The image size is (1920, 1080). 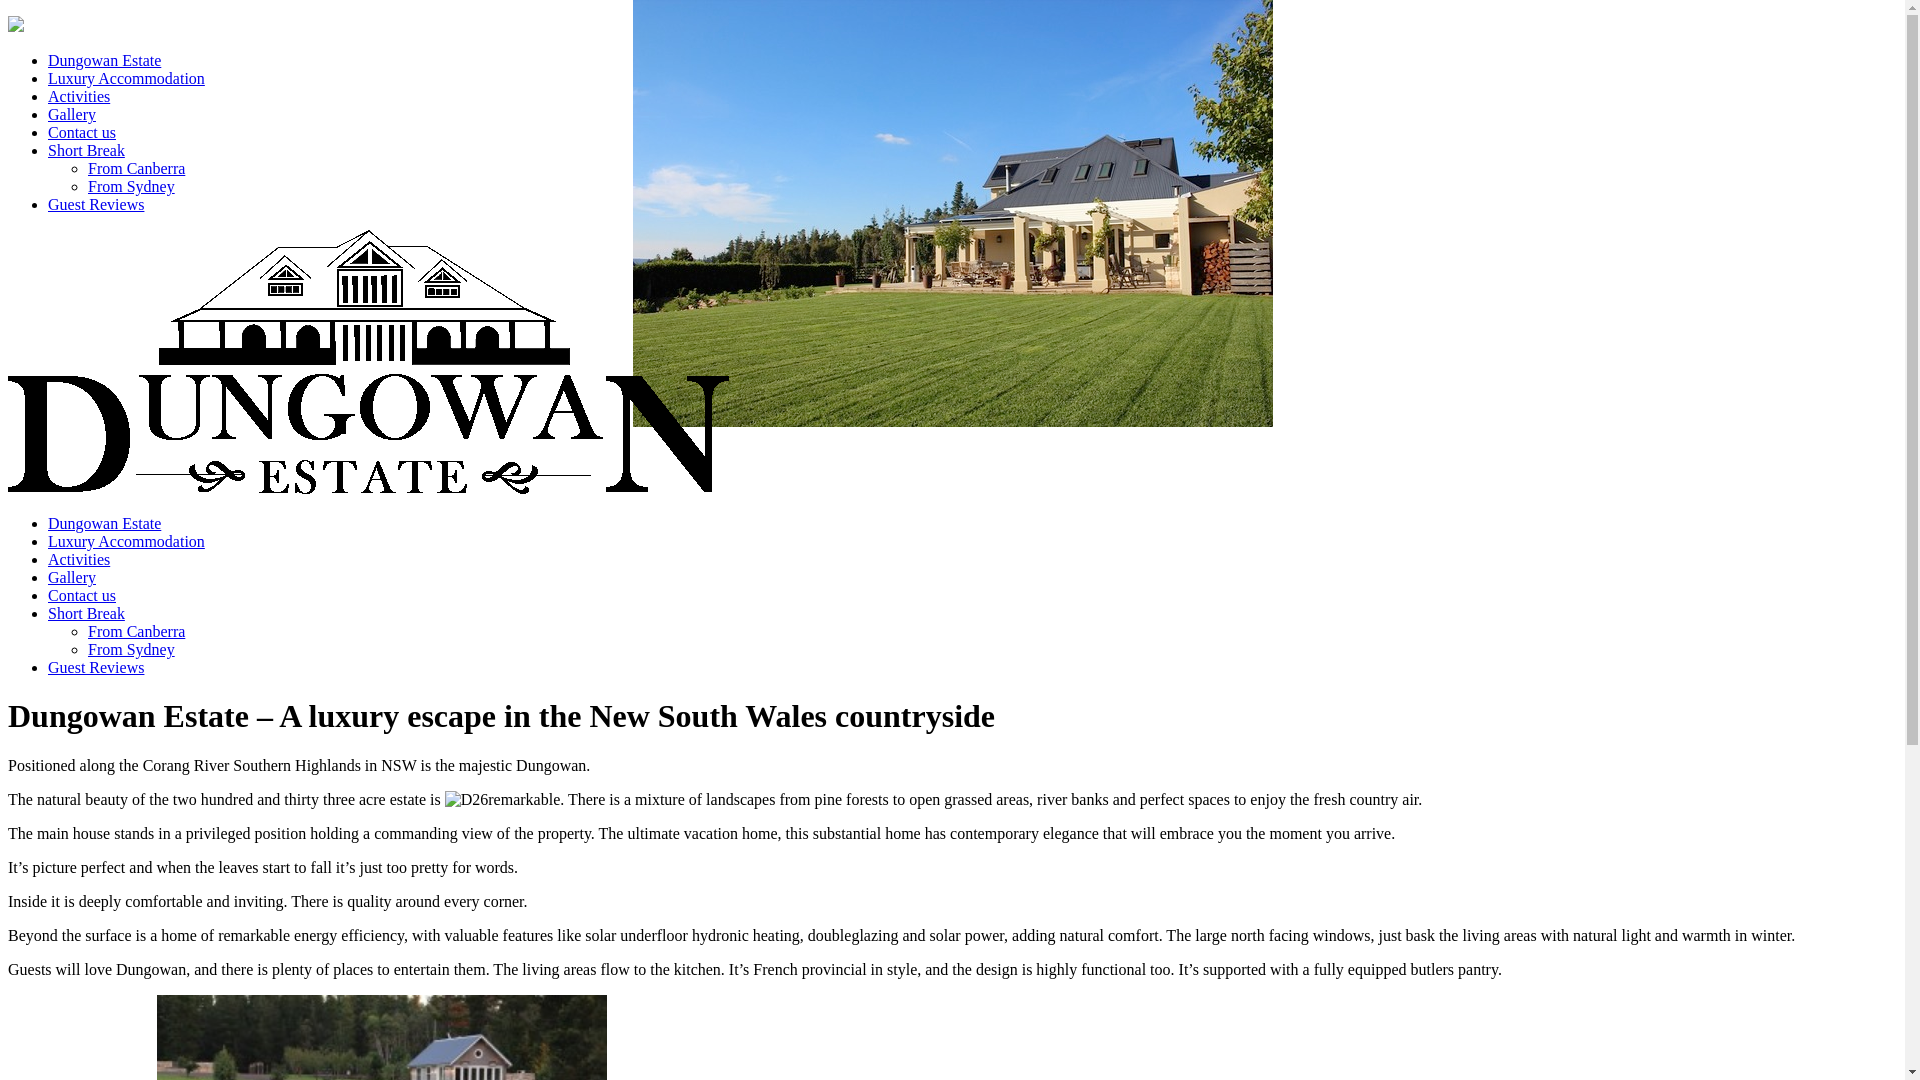 I want to click on 'Dungowan Estate', so click(x=48, y=522).